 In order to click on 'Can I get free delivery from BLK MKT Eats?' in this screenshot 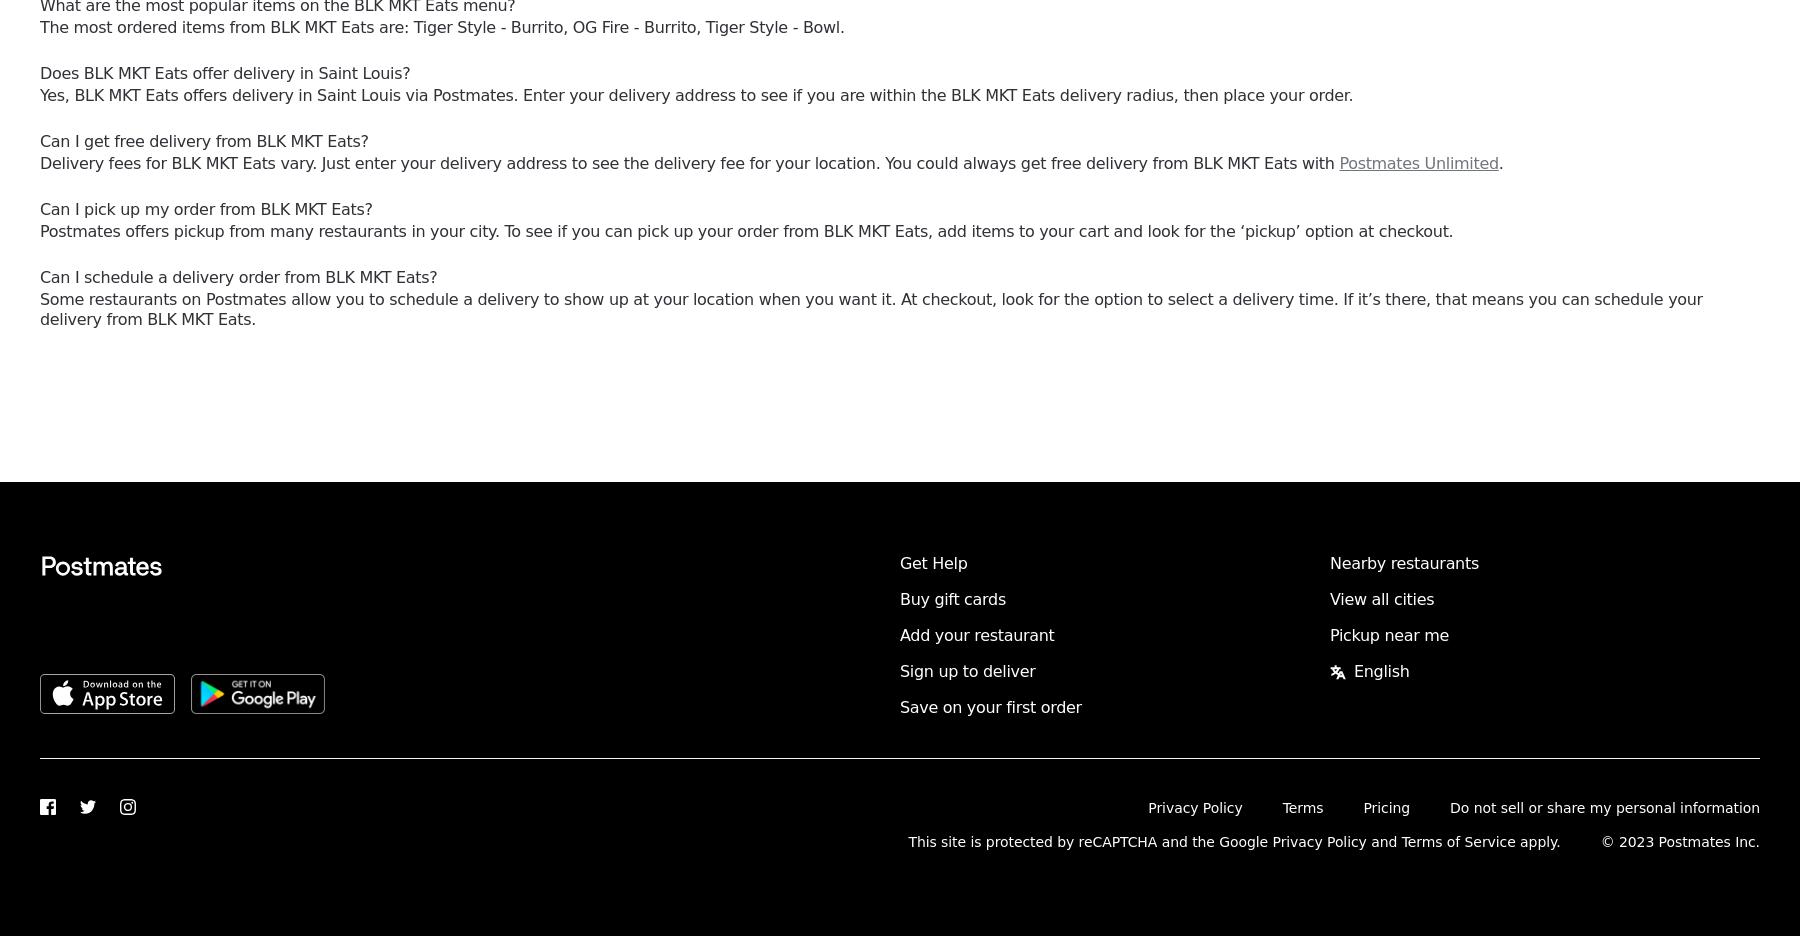, I will do `click(203, 141)`.